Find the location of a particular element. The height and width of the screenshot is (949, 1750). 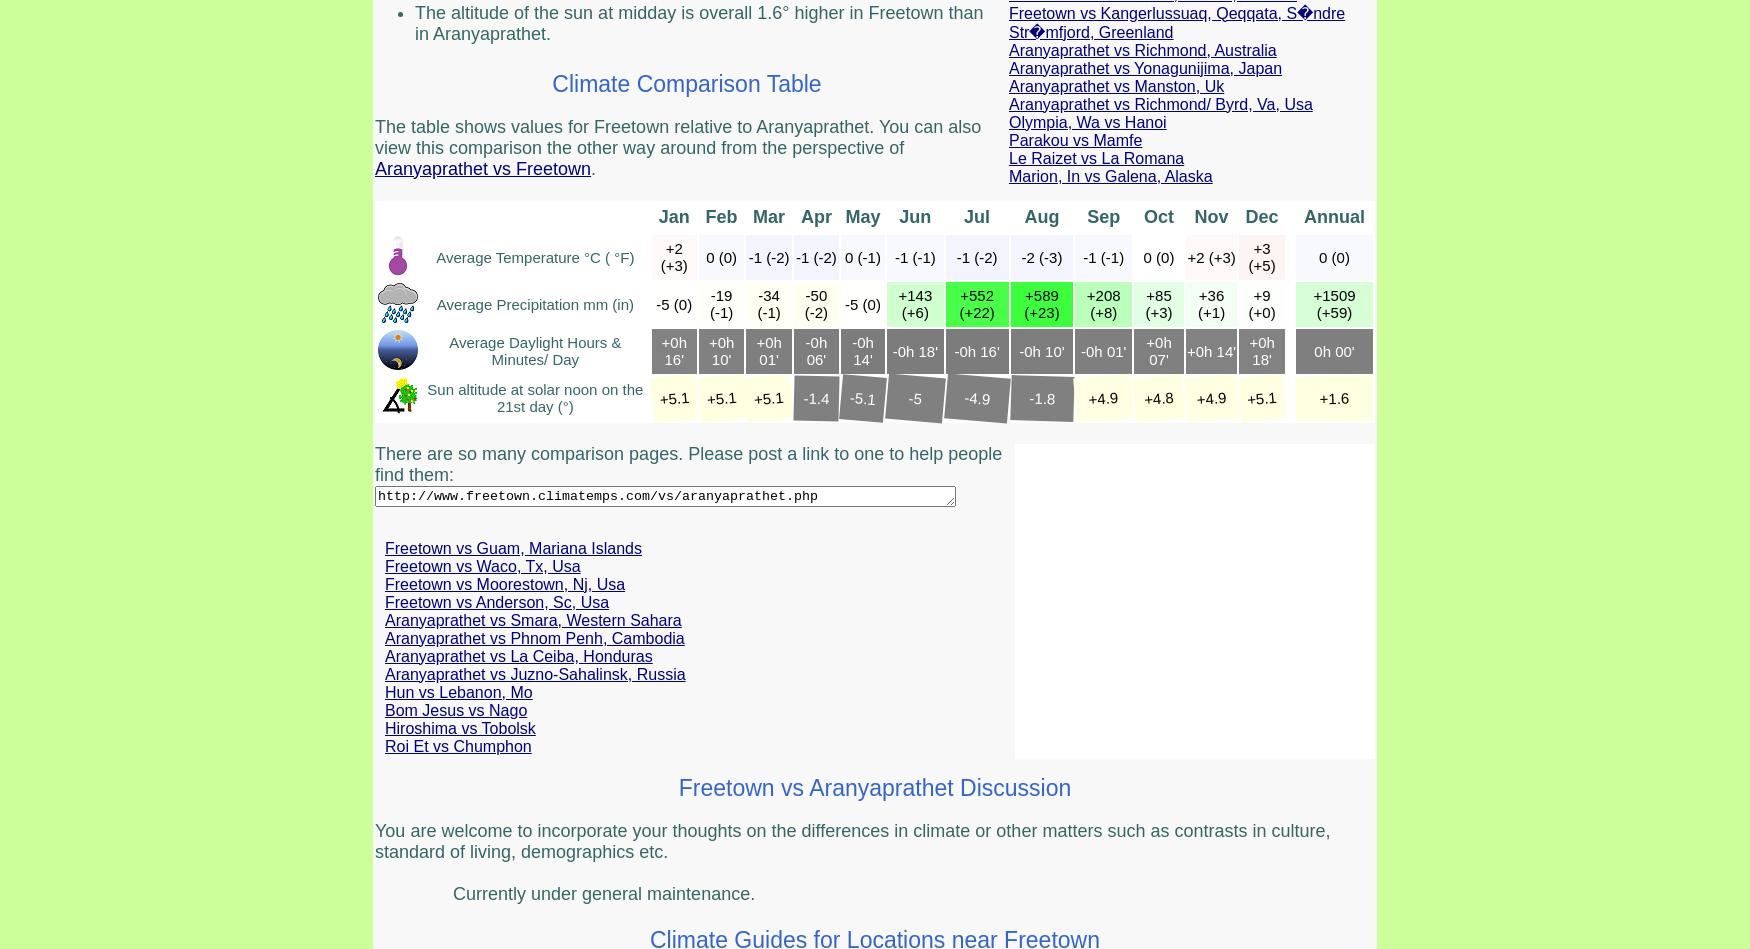

'Dec' is located at coordinates (1260, 216).